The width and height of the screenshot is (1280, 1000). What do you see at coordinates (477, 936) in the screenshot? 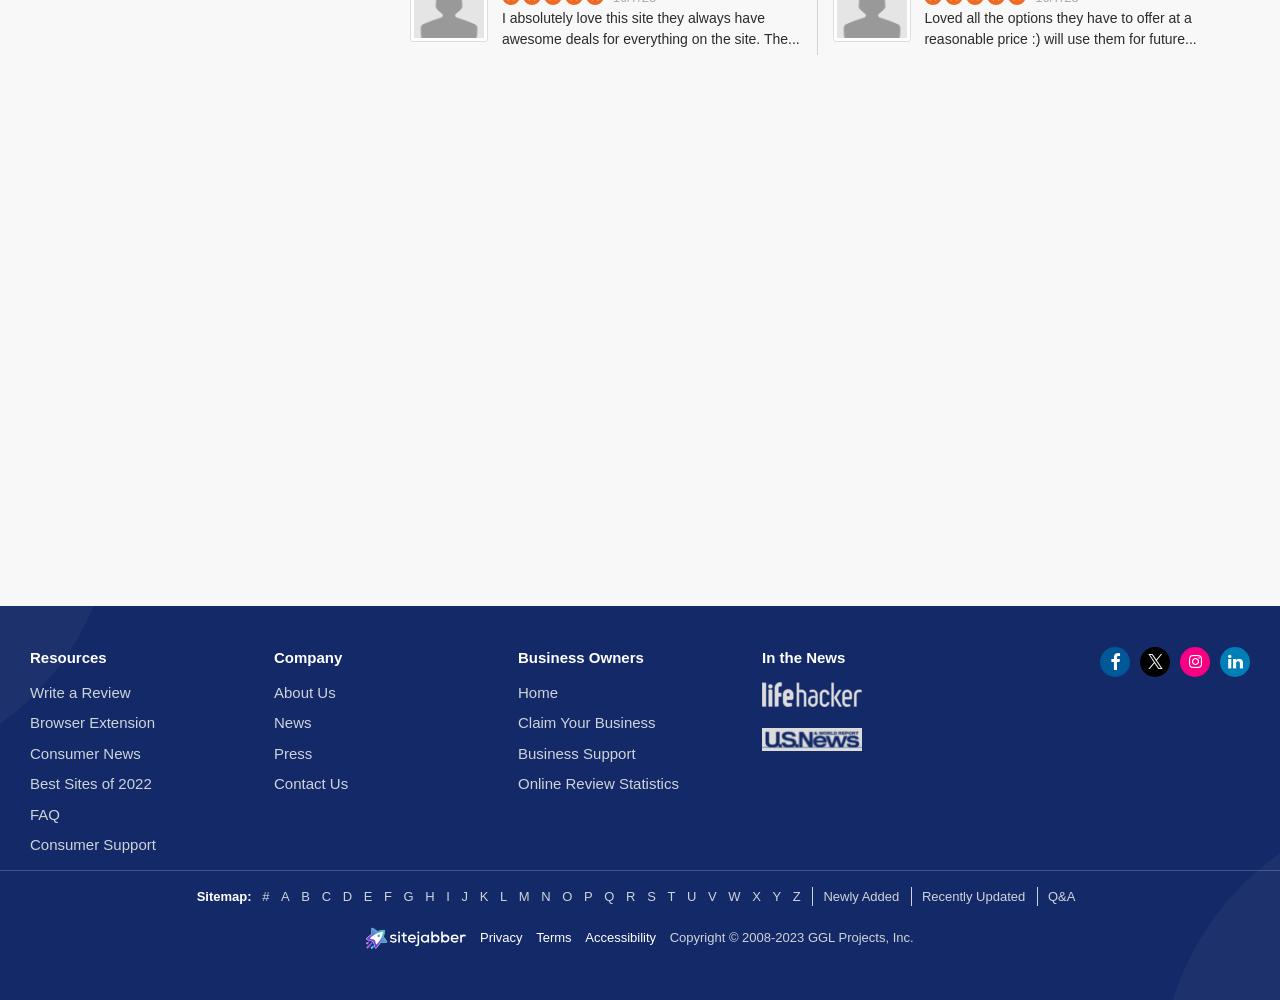
I see `'Privacy'` at bounding box center [477, 936].